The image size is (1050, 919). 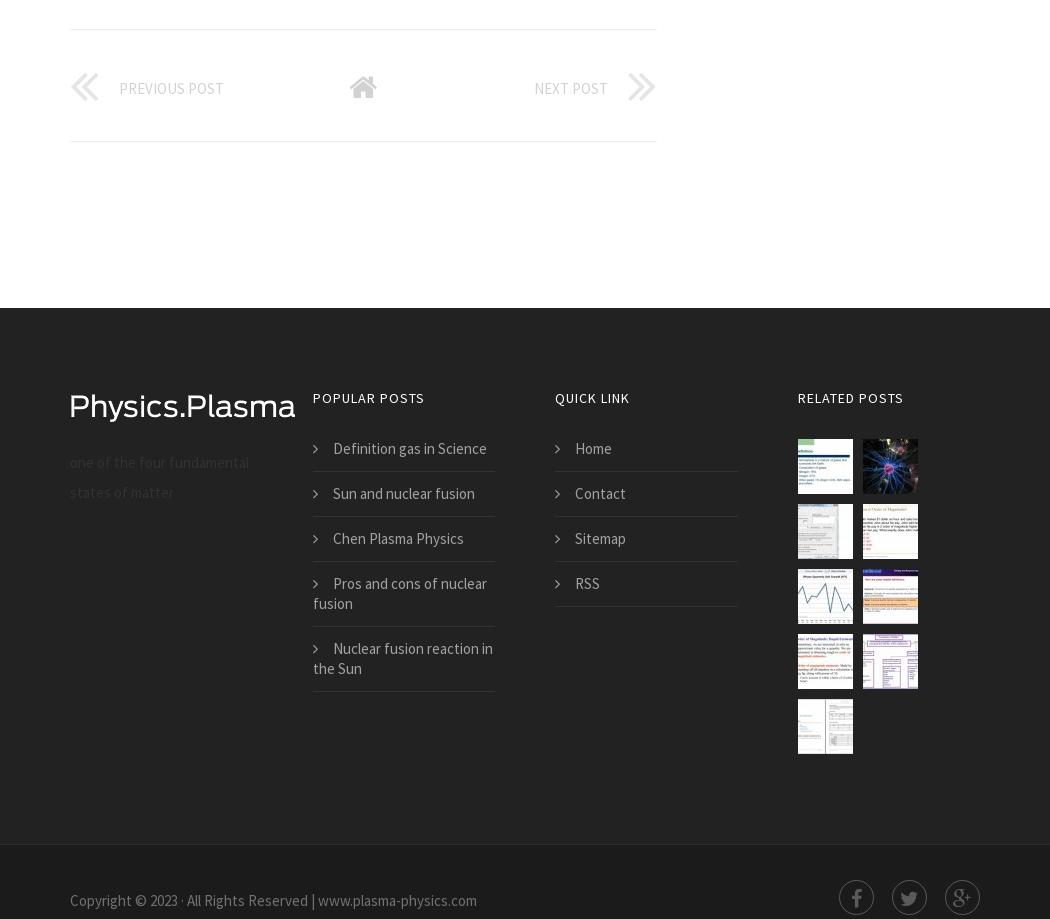 I want to click on 'Copyright © 2023 · All Rights Reserved | www.plasma-physics.com', so click(x=272, y=899).